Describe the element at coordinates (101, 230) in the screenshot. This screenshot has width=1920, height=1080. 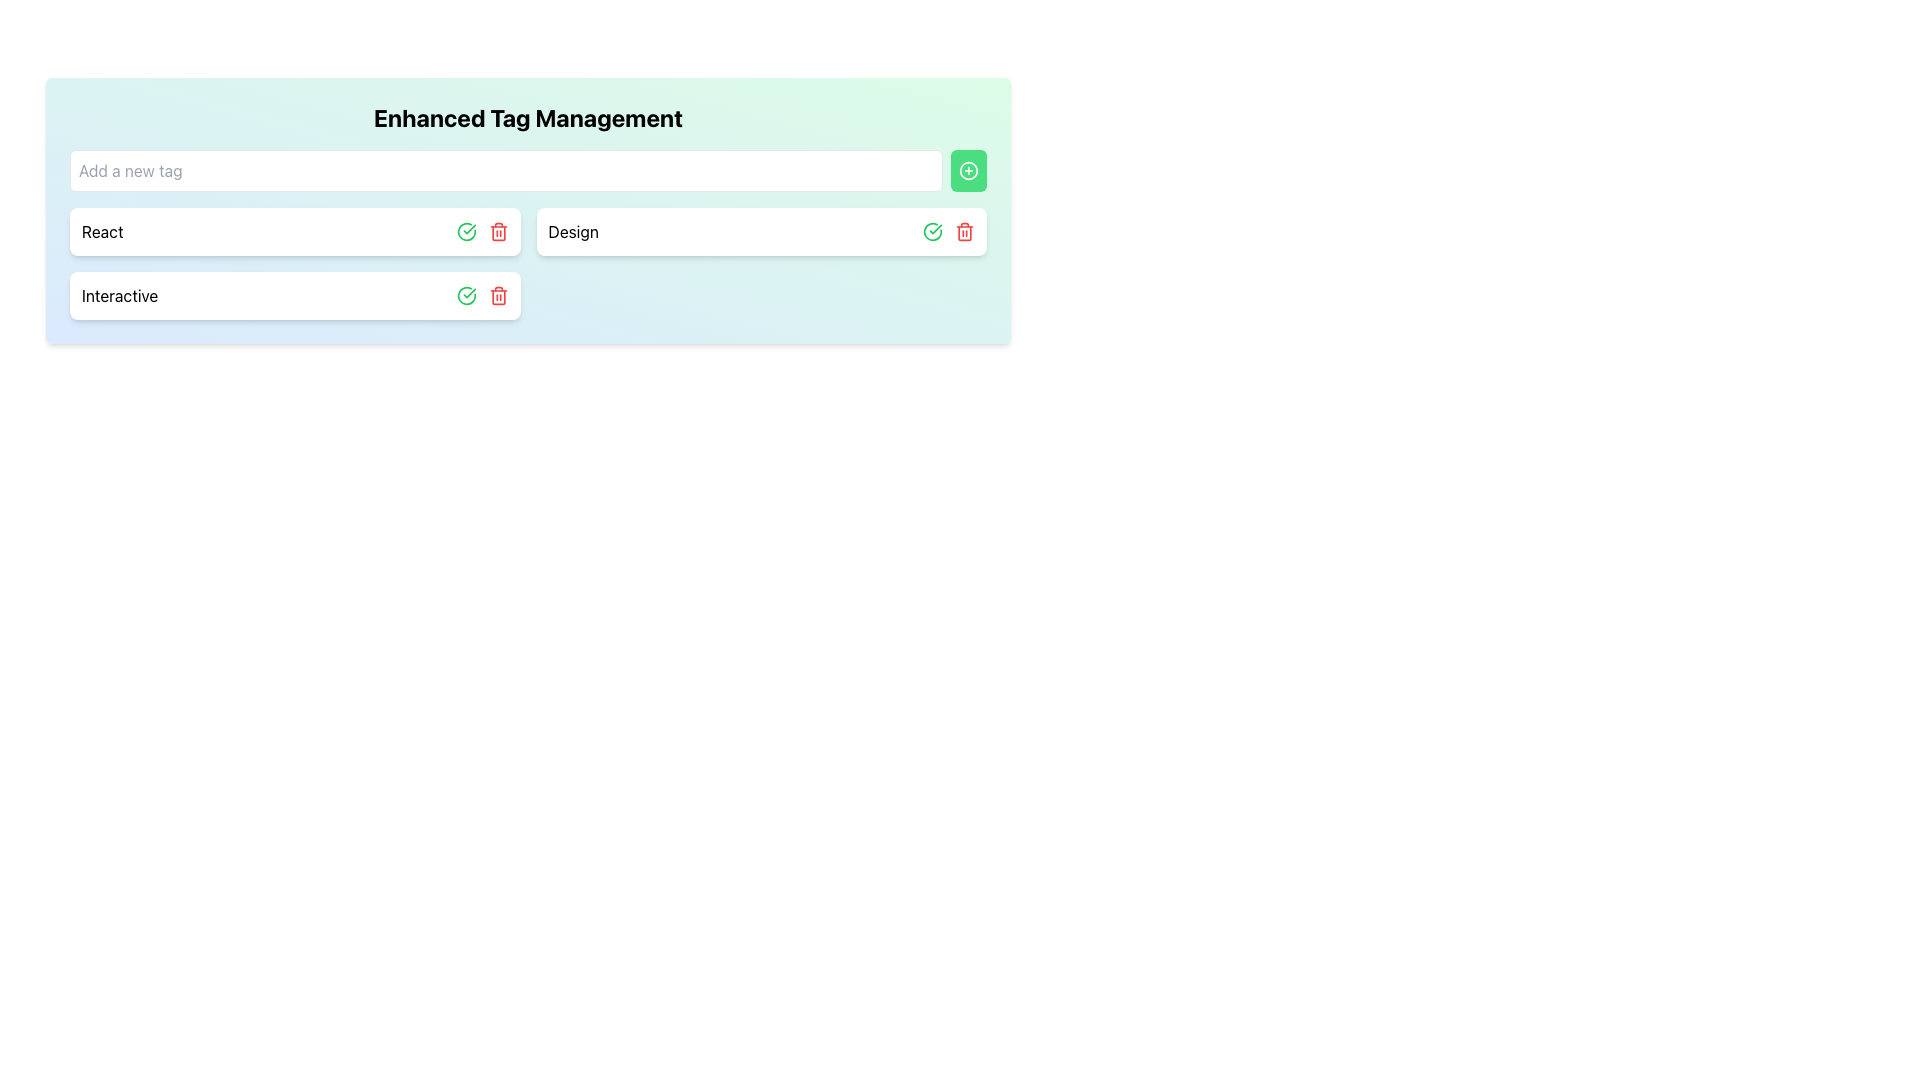
I see `the 'React' tag label, the first entry in the list of tags` at that location.